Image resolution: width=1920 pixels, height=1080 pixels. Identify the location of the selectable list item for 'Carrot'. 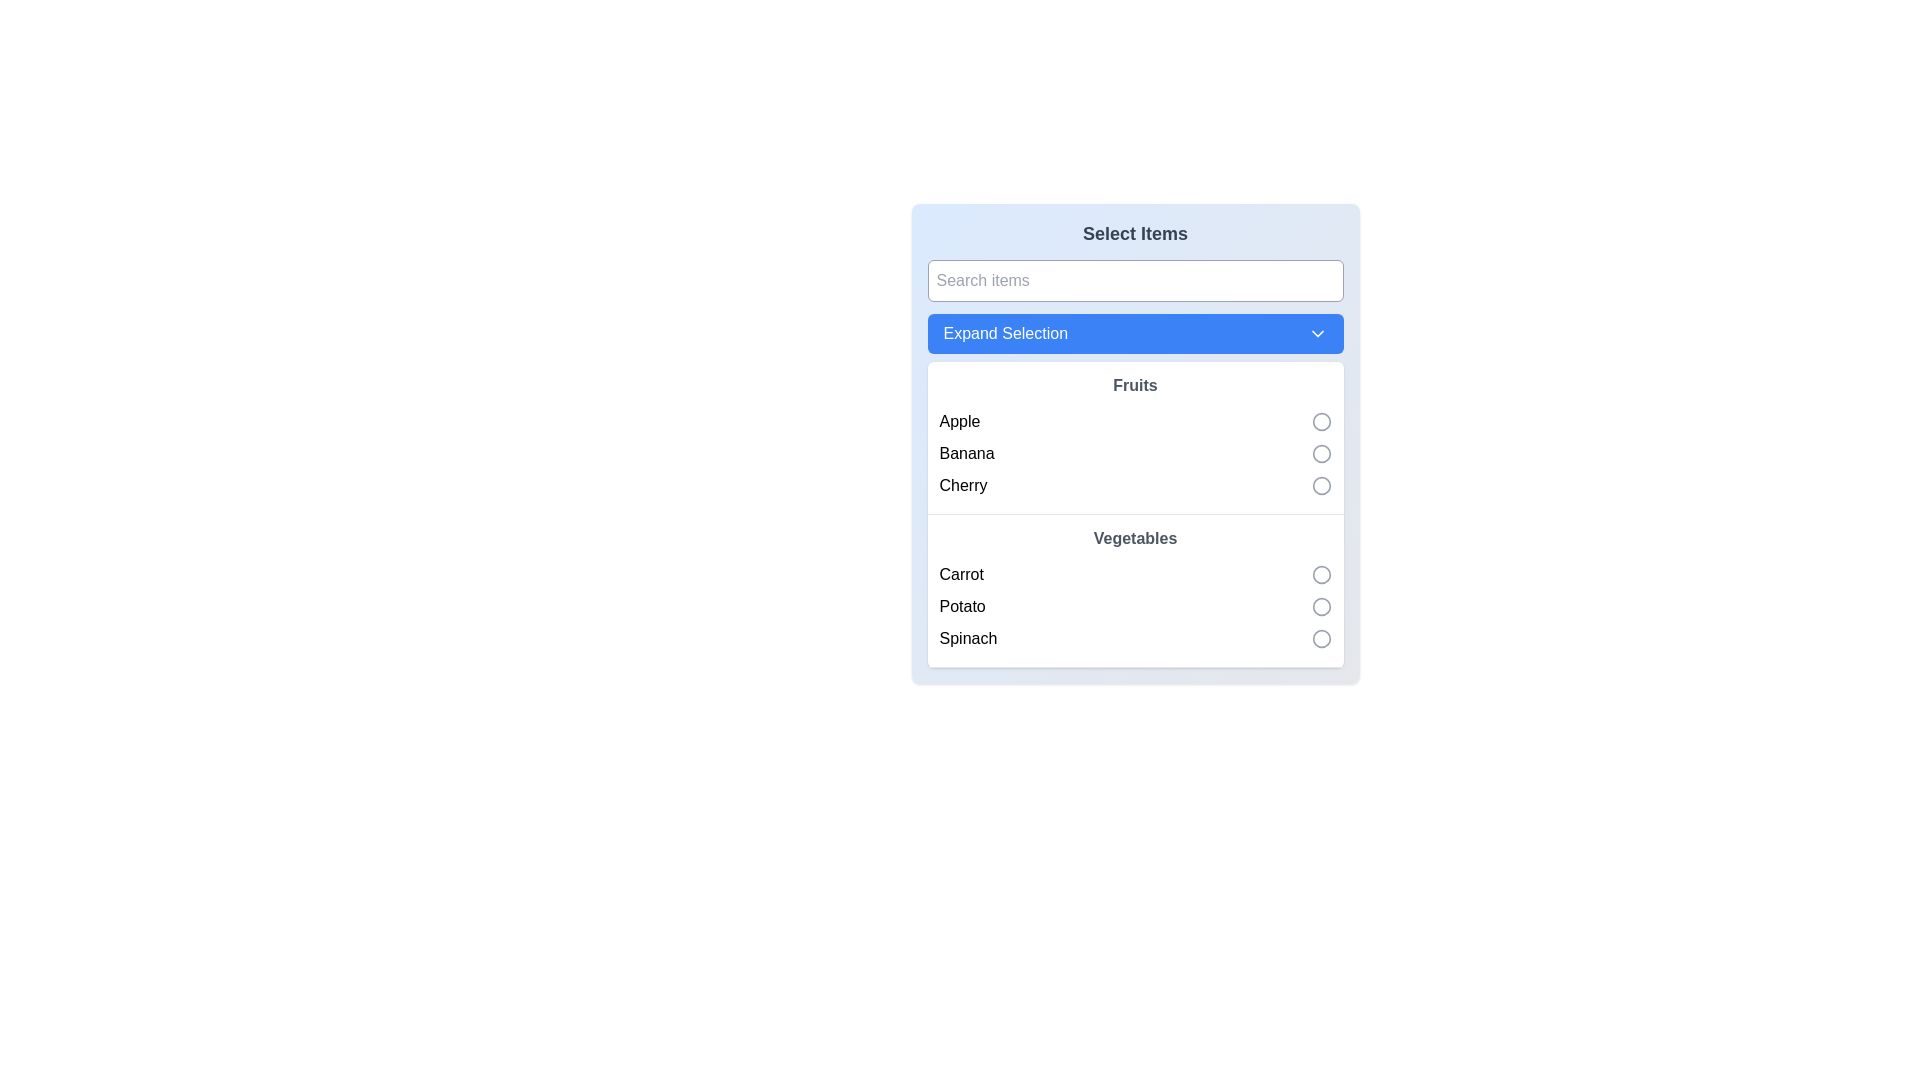
(1135, 574).